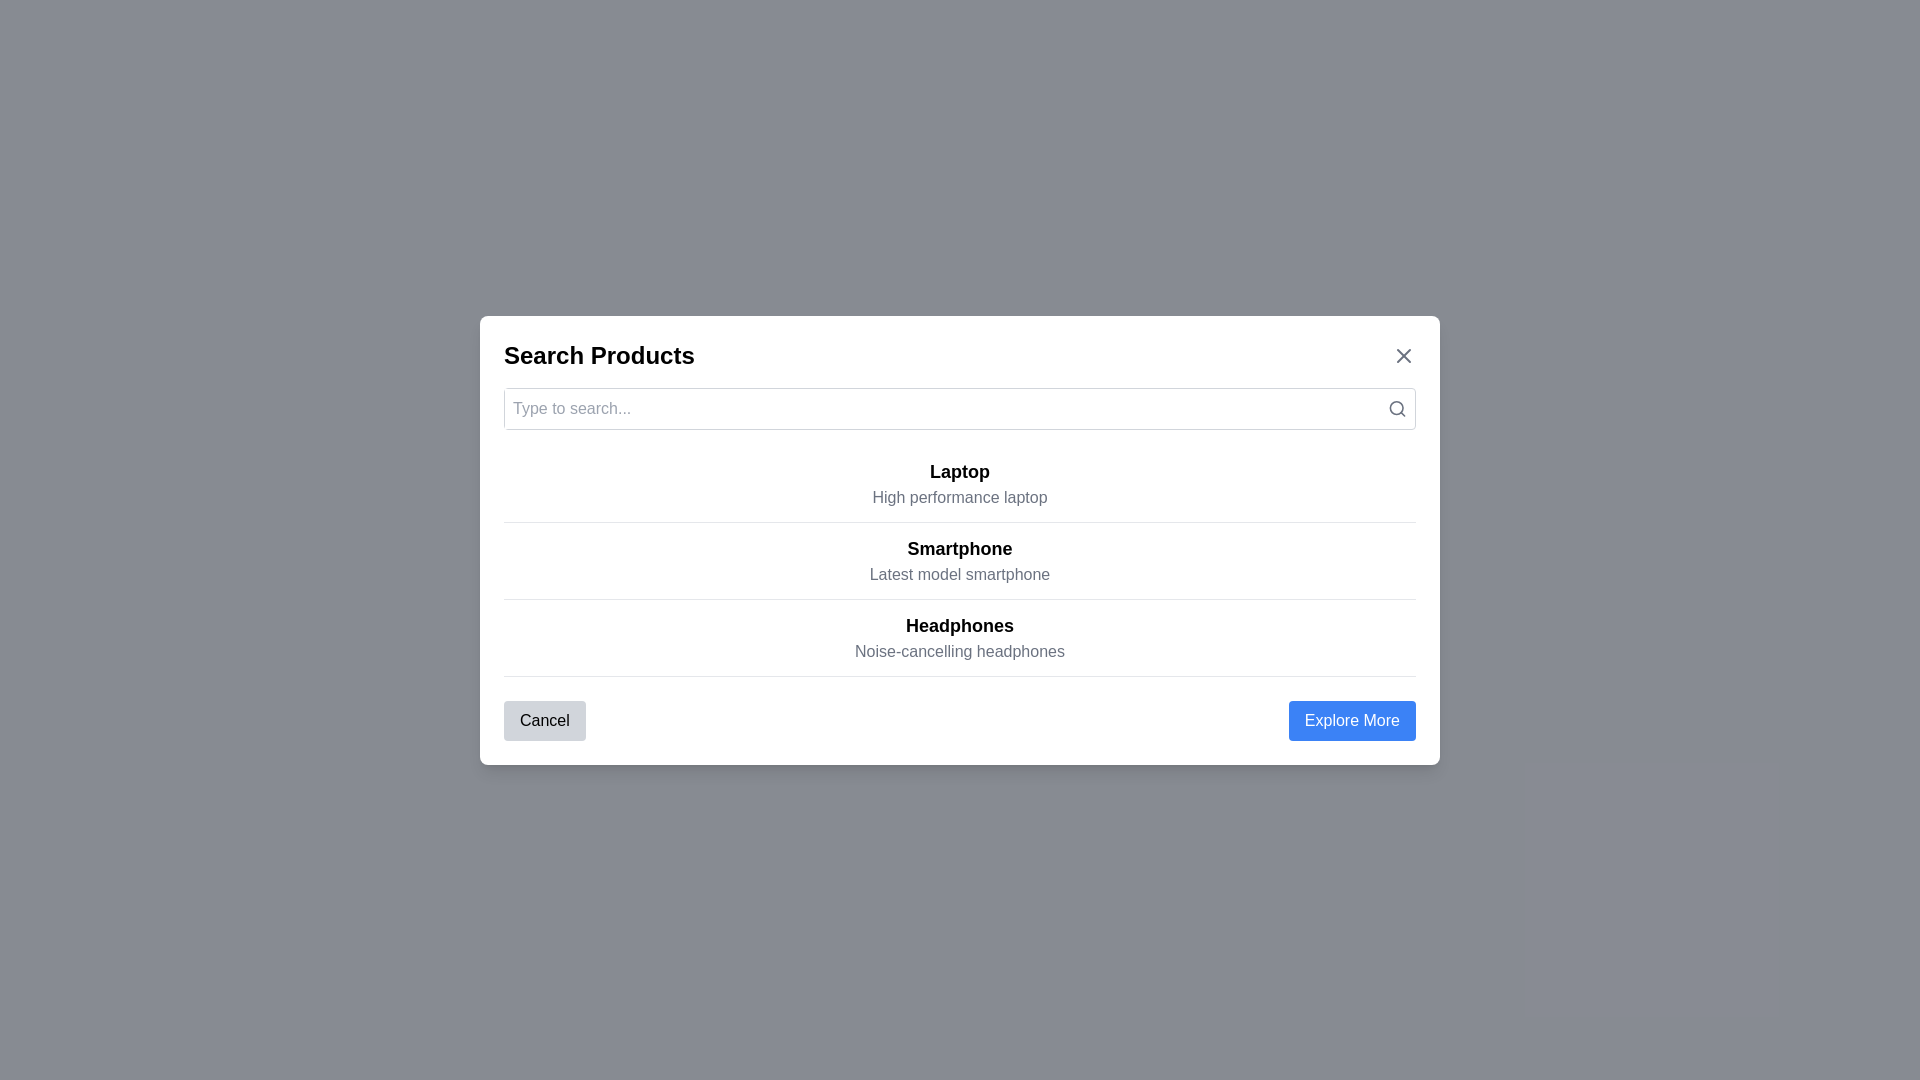 This screenshot has width=1920, height=1080. Describe the element at coordinates (960, 637) in the screenshot. I see `the text block displaying information about 'Headphones', which is positioned between the 'Smartphone' entry and the 'Explore More' button in the vertically stacked list` at that location.